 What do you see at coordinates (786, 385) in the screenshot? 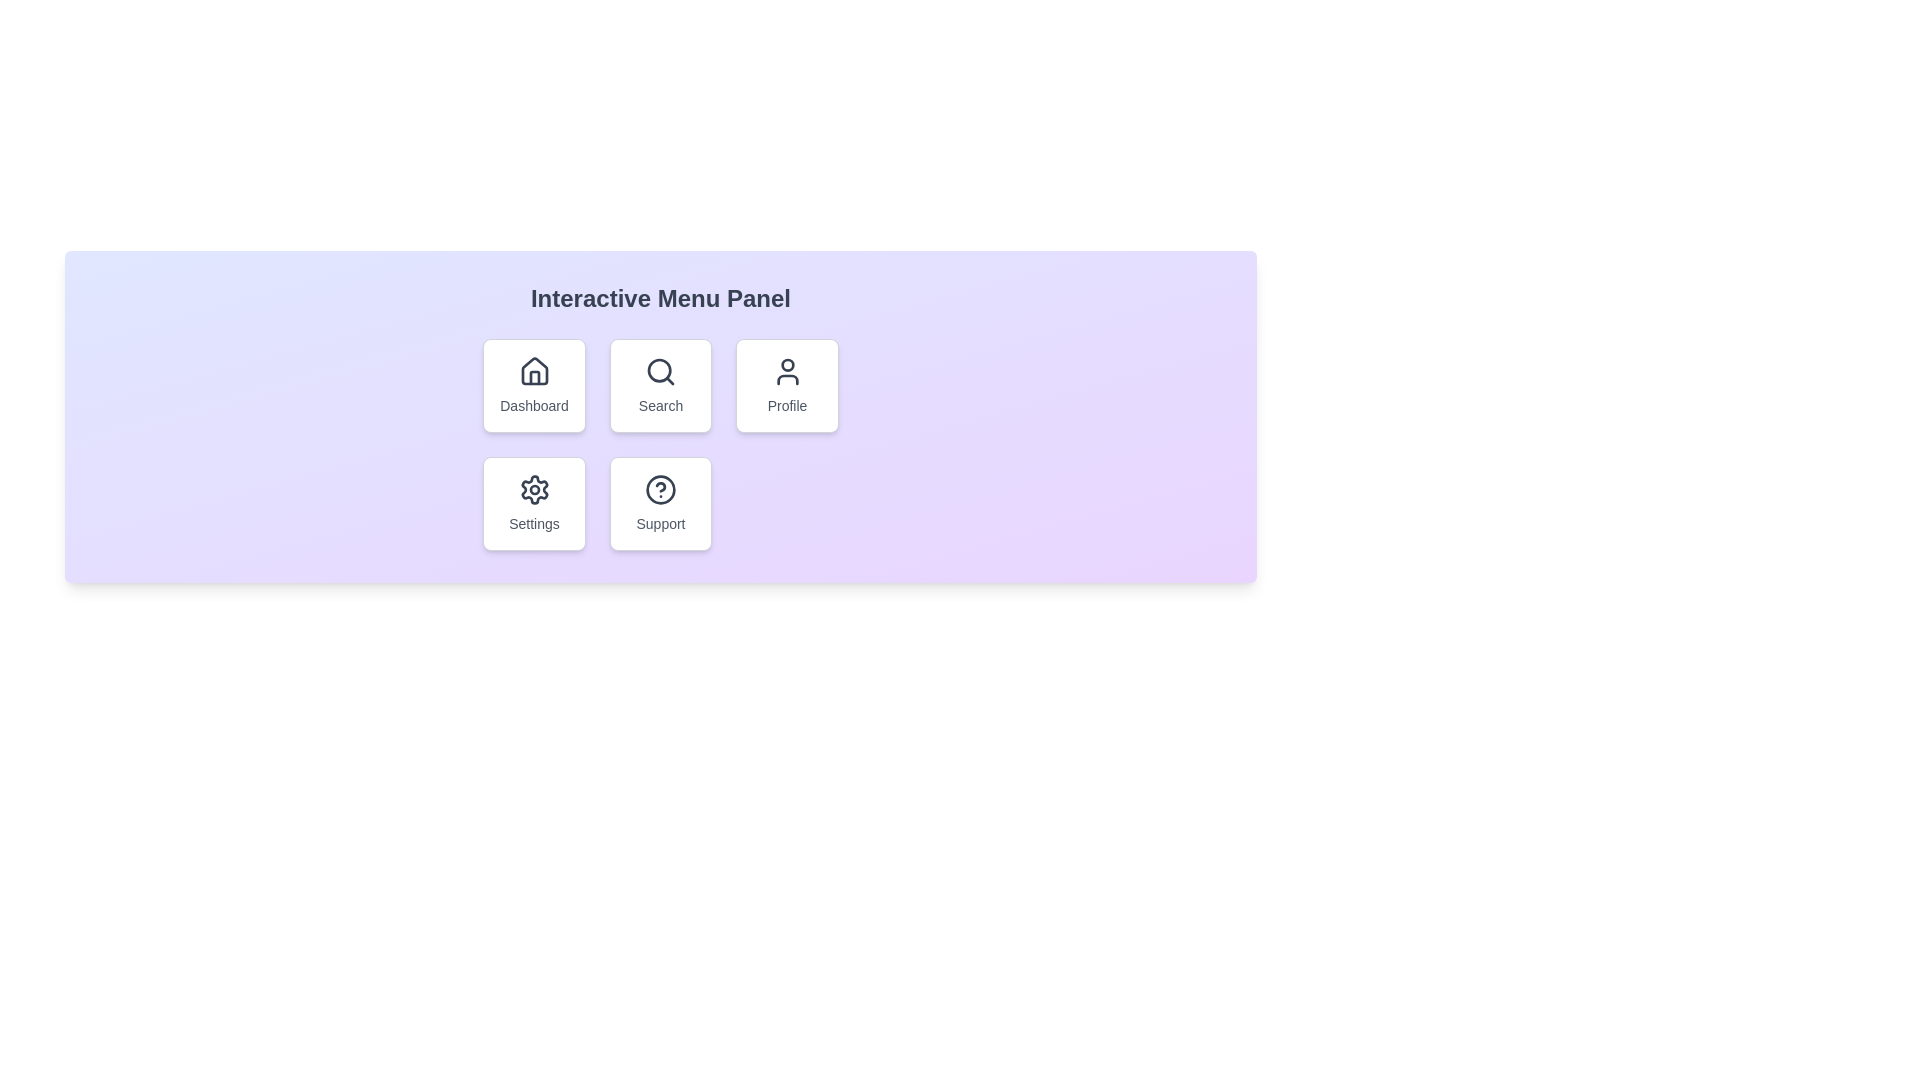
I see `the 'Profile' button, which is a square-shaped button with rounded corners, a white background, a centered user icon, and the text 'Profile' below it` at bounding box center [786, 385].